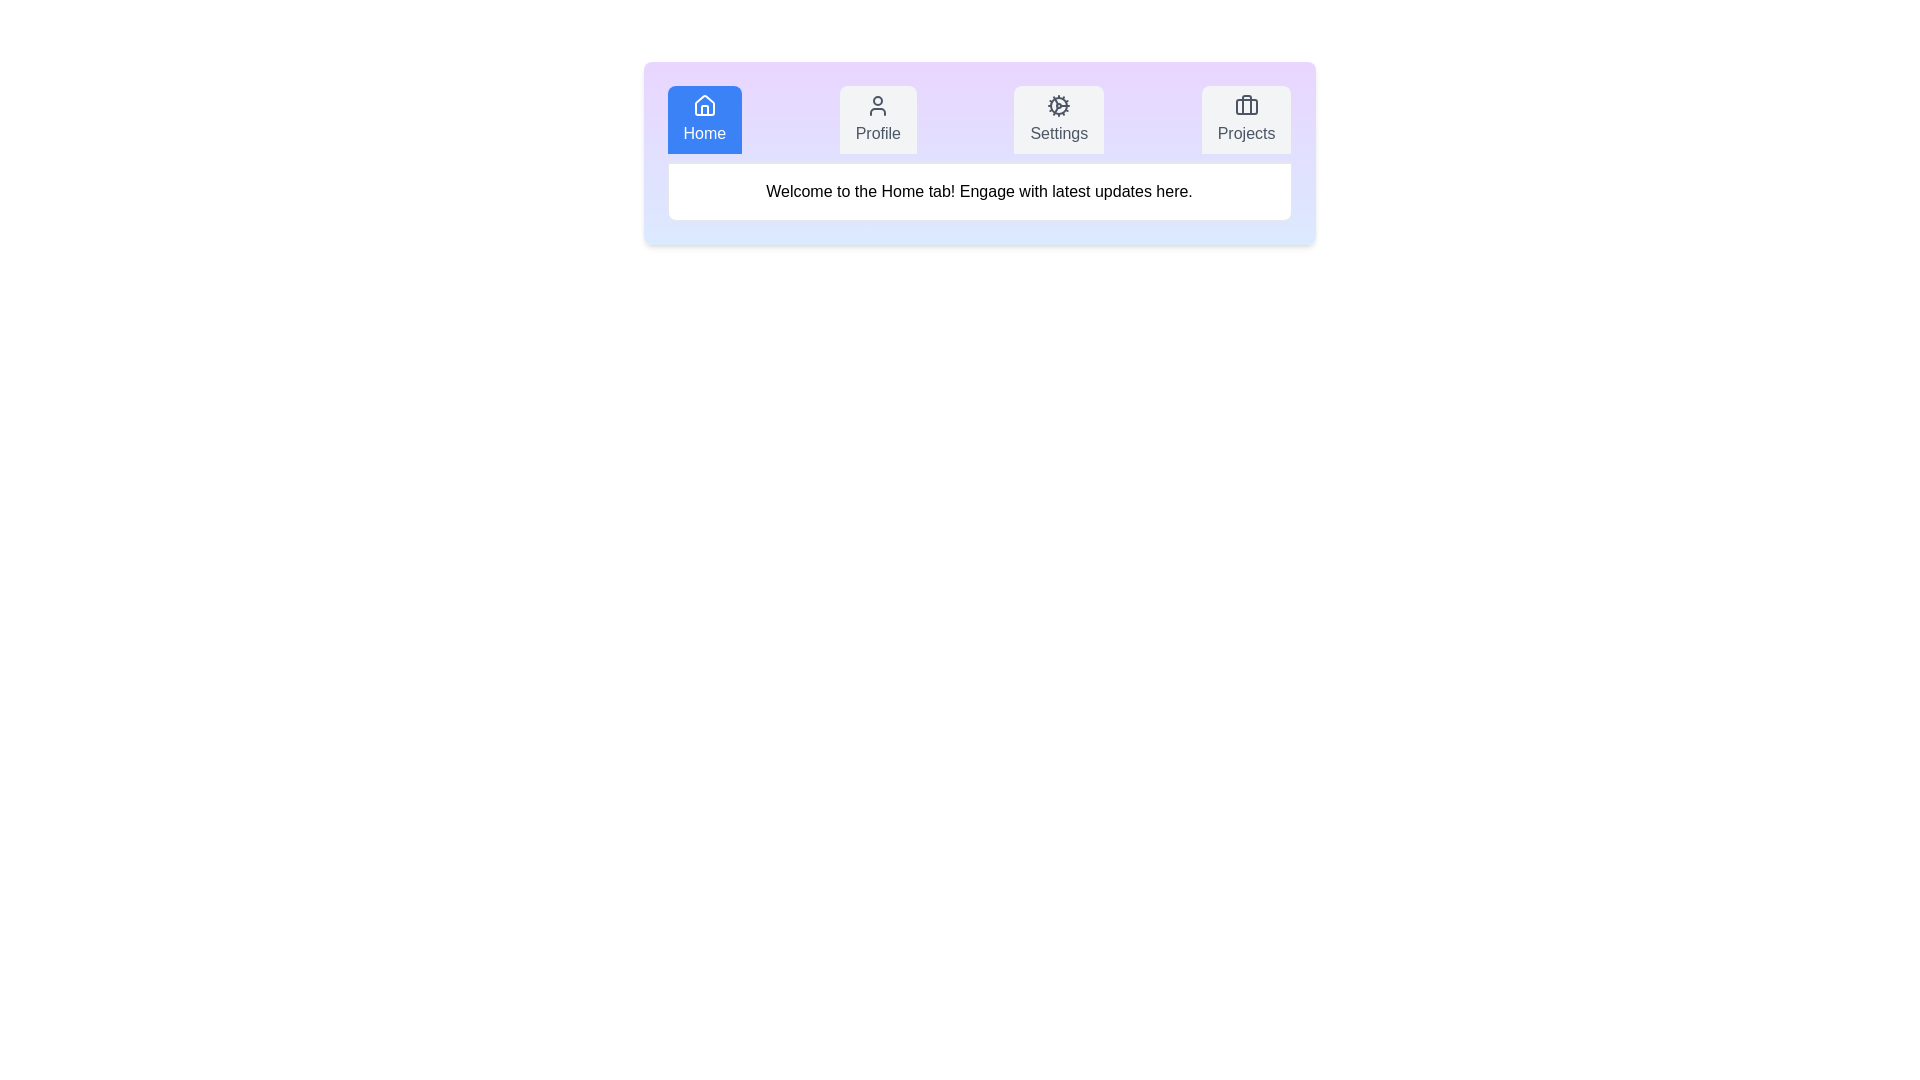 The image size is (1920, 1080). Describe the element at coordinates (704, 134) in the screenshot. I see `the 'Home' text label within the blue button that is located below the house icon in the navigation bar at the top of the interface` at that location.